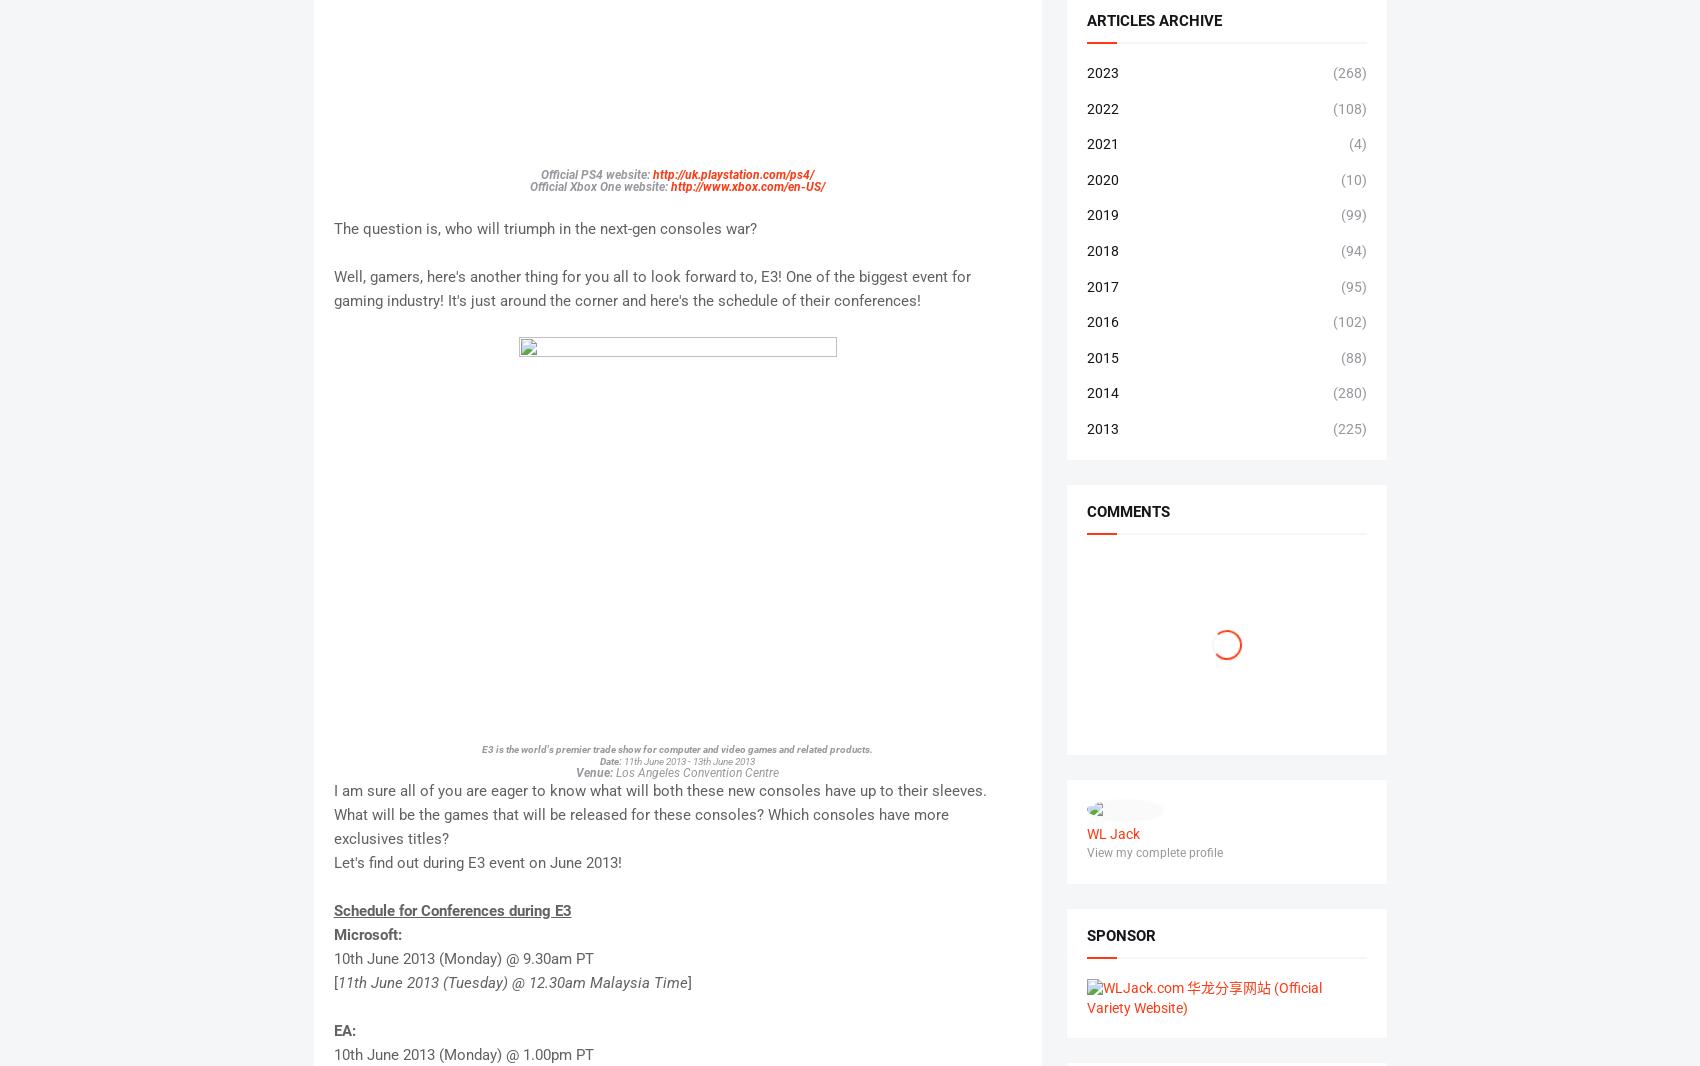 The width and height of the screenshot is (1700, 1066). I want to click on 'Venue:', so click(595, 770).